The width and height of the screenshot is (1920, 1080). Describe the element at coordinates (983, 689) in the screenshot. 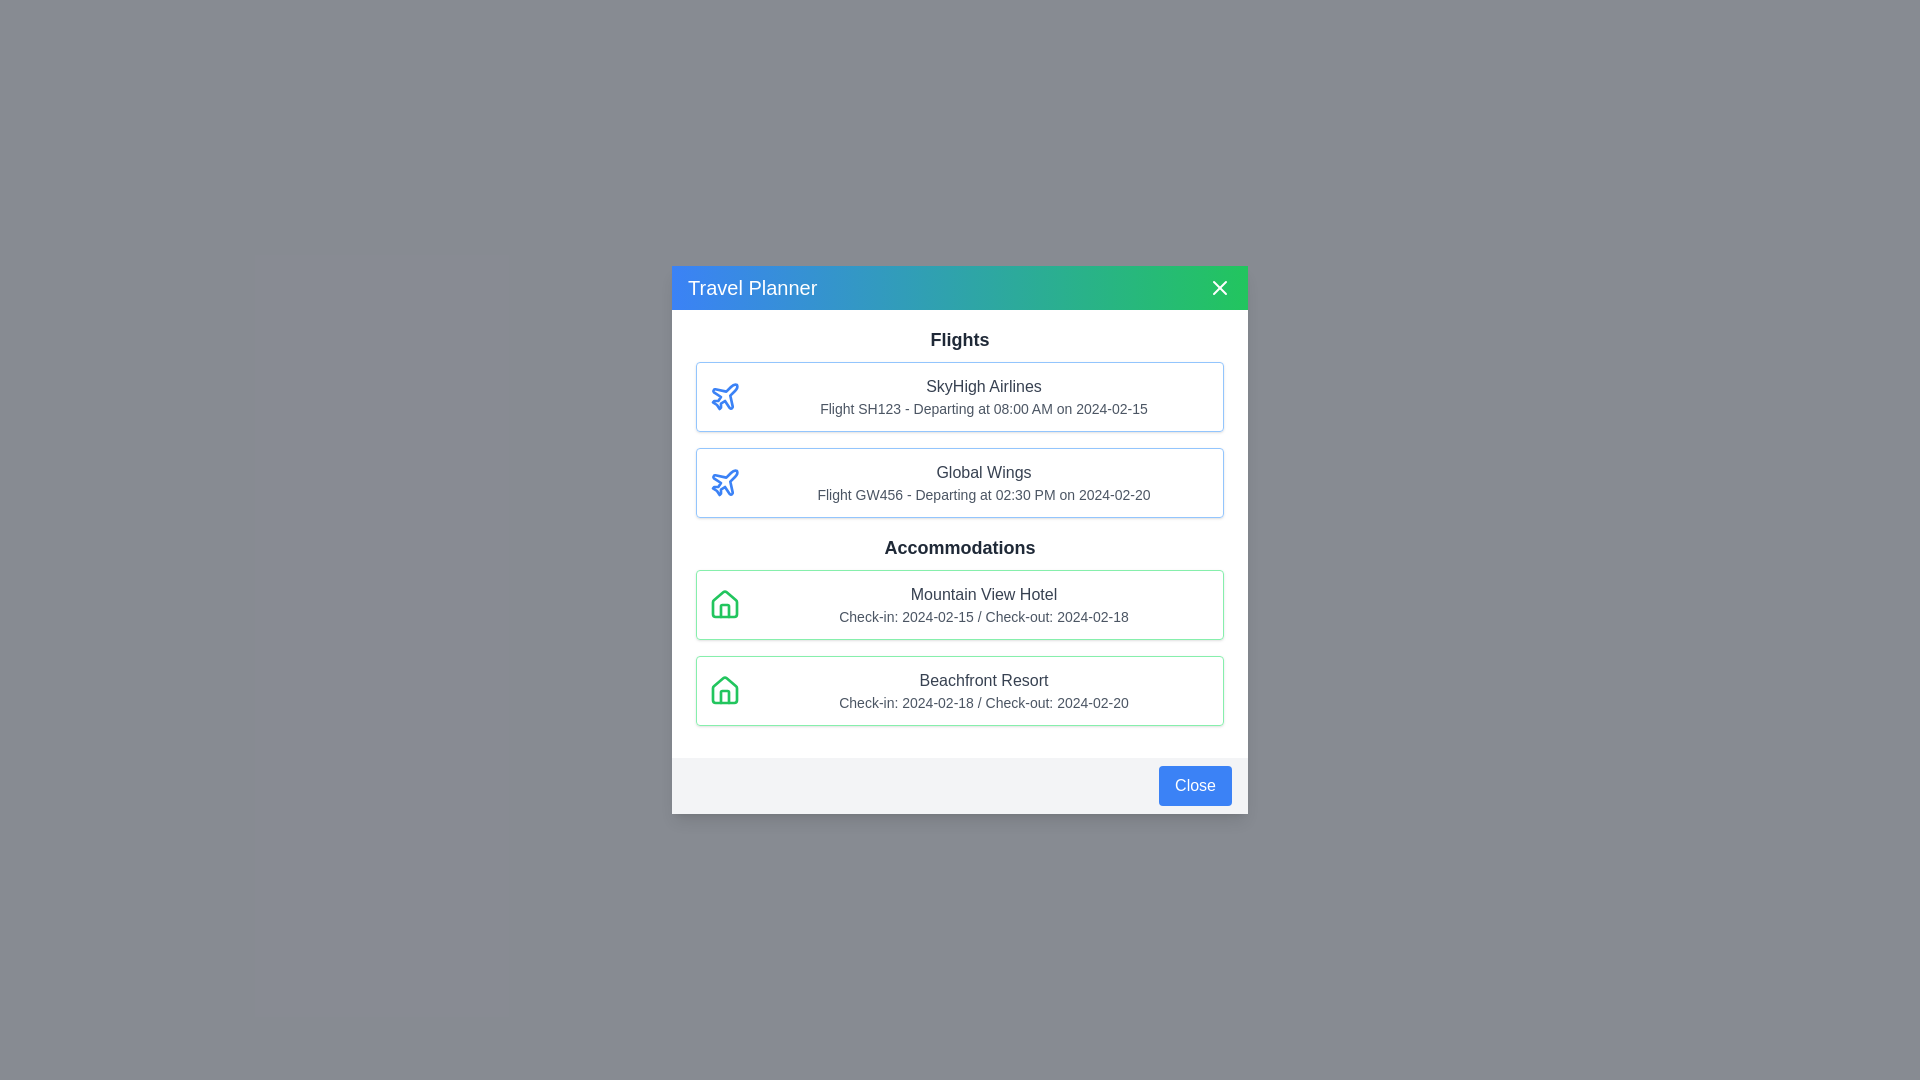

I see `displayed information from the 'Beachfront Resort' text display component located in the 'Accommodations' section of the 'Travel Planner' interface, which is the second entry below 'Mountain View Hotel'` at that location.